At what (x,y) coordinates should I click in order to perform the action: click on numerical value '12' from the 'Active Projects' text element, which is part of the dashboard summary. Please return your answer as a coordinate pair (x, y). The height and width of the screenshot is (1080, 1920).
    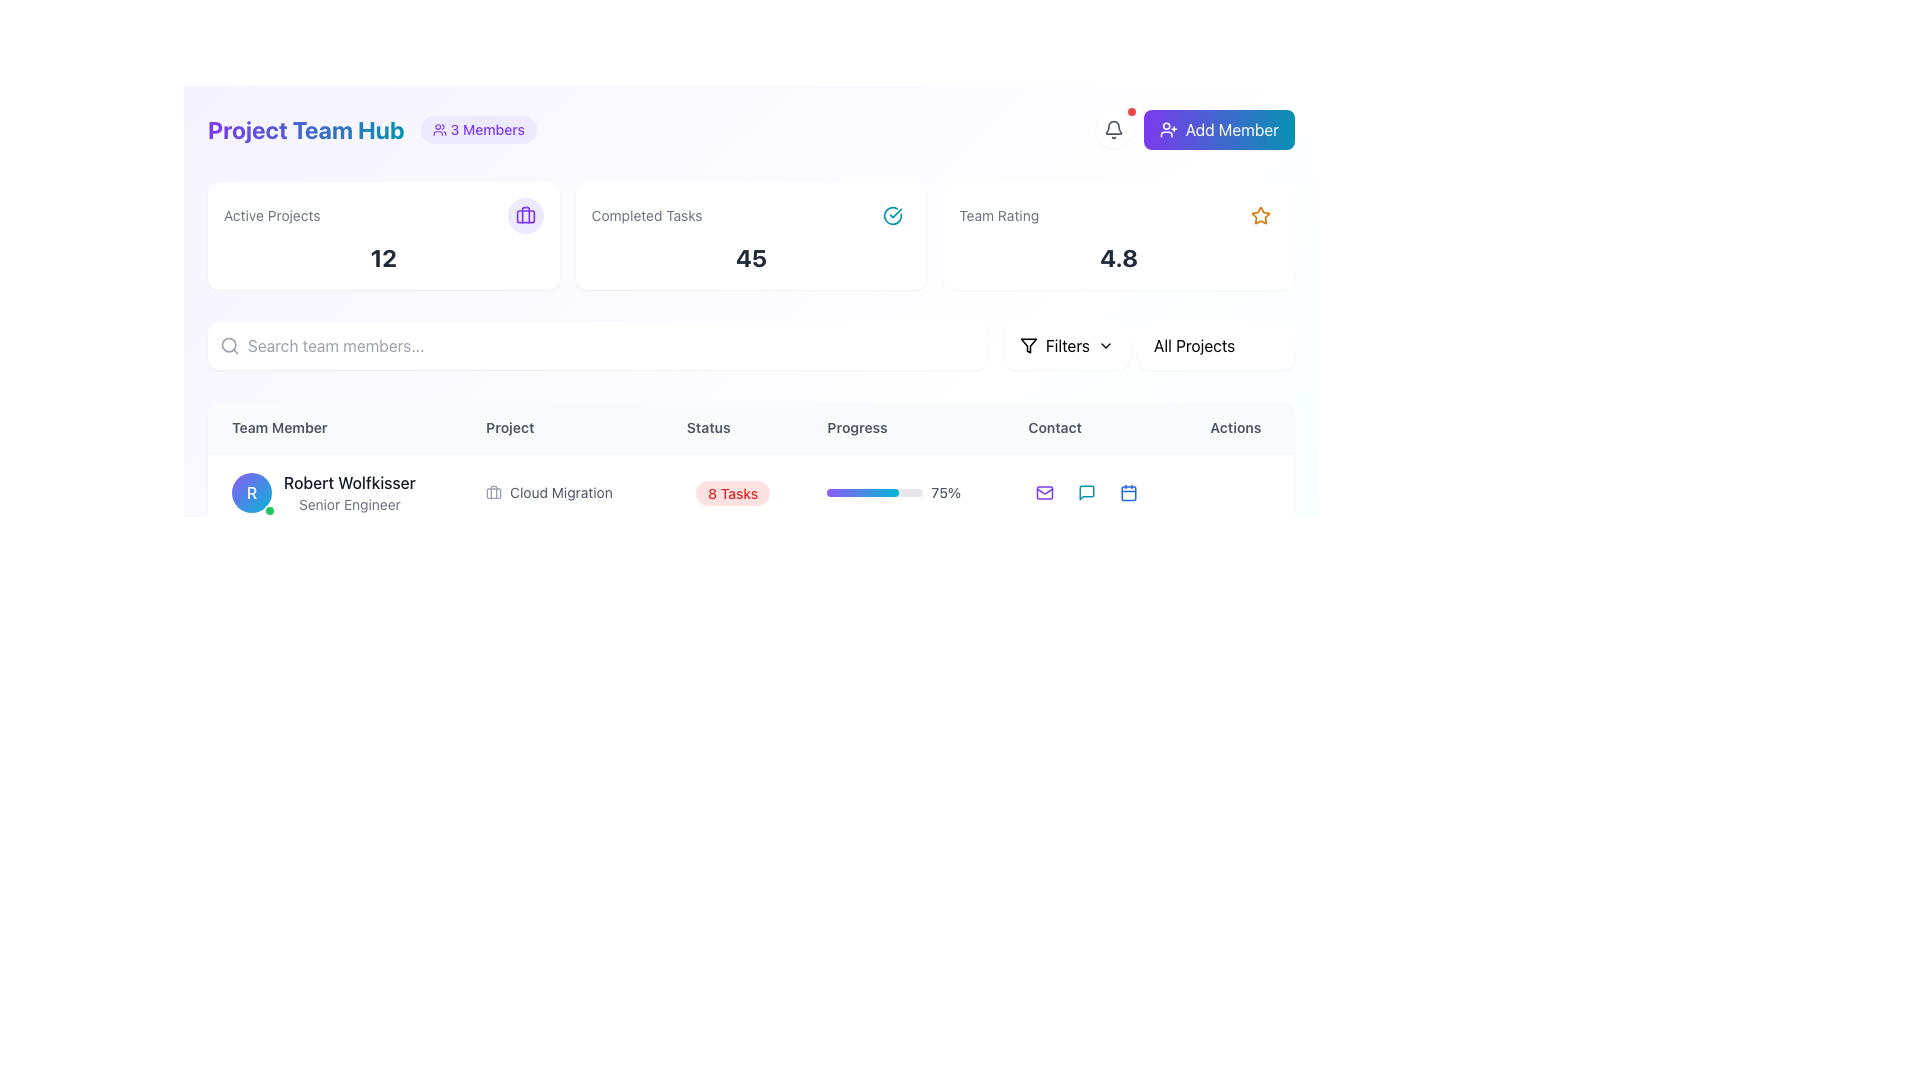
    Looking at the image, I should click on (383, 257).